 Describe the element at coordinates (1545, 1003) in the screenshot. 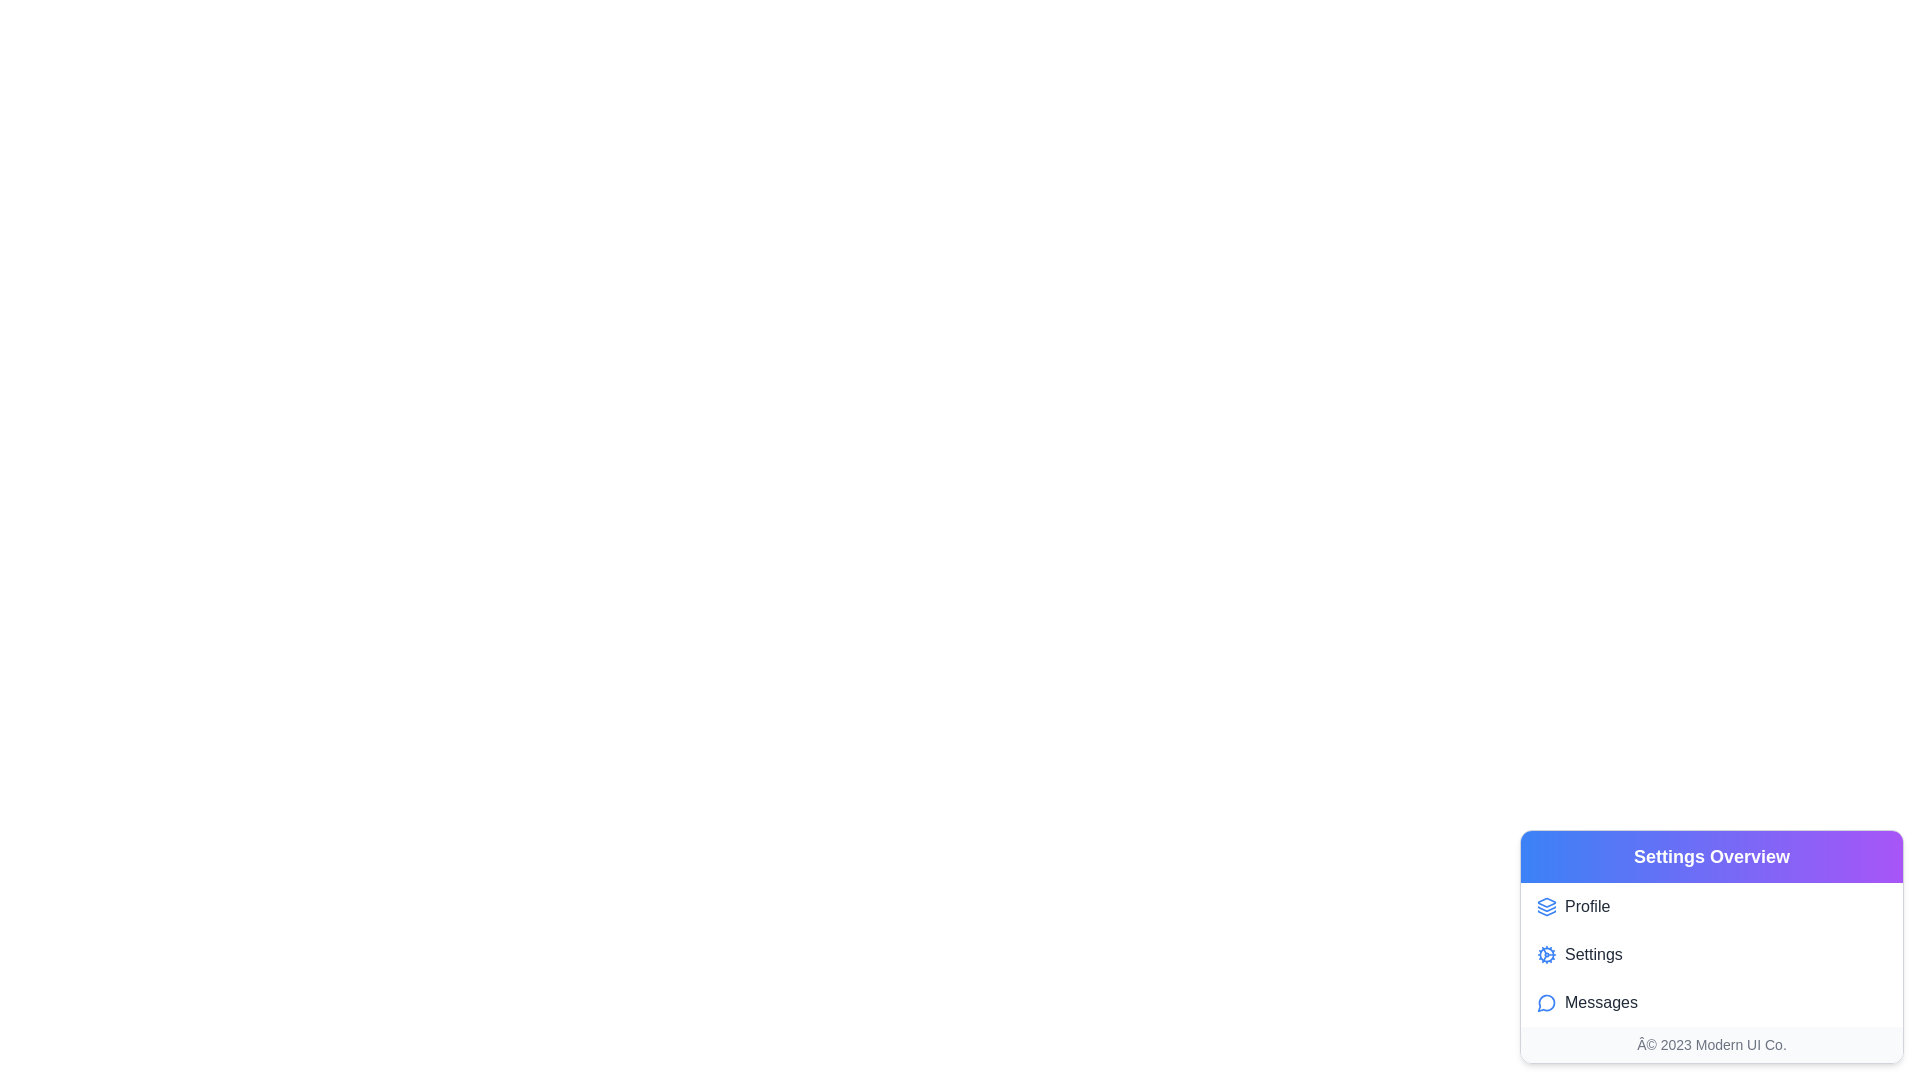

I see `the blue dialogue or message bubble icon located at the bottom right corner of the interface under the 'Settings Overview' section` at that location.